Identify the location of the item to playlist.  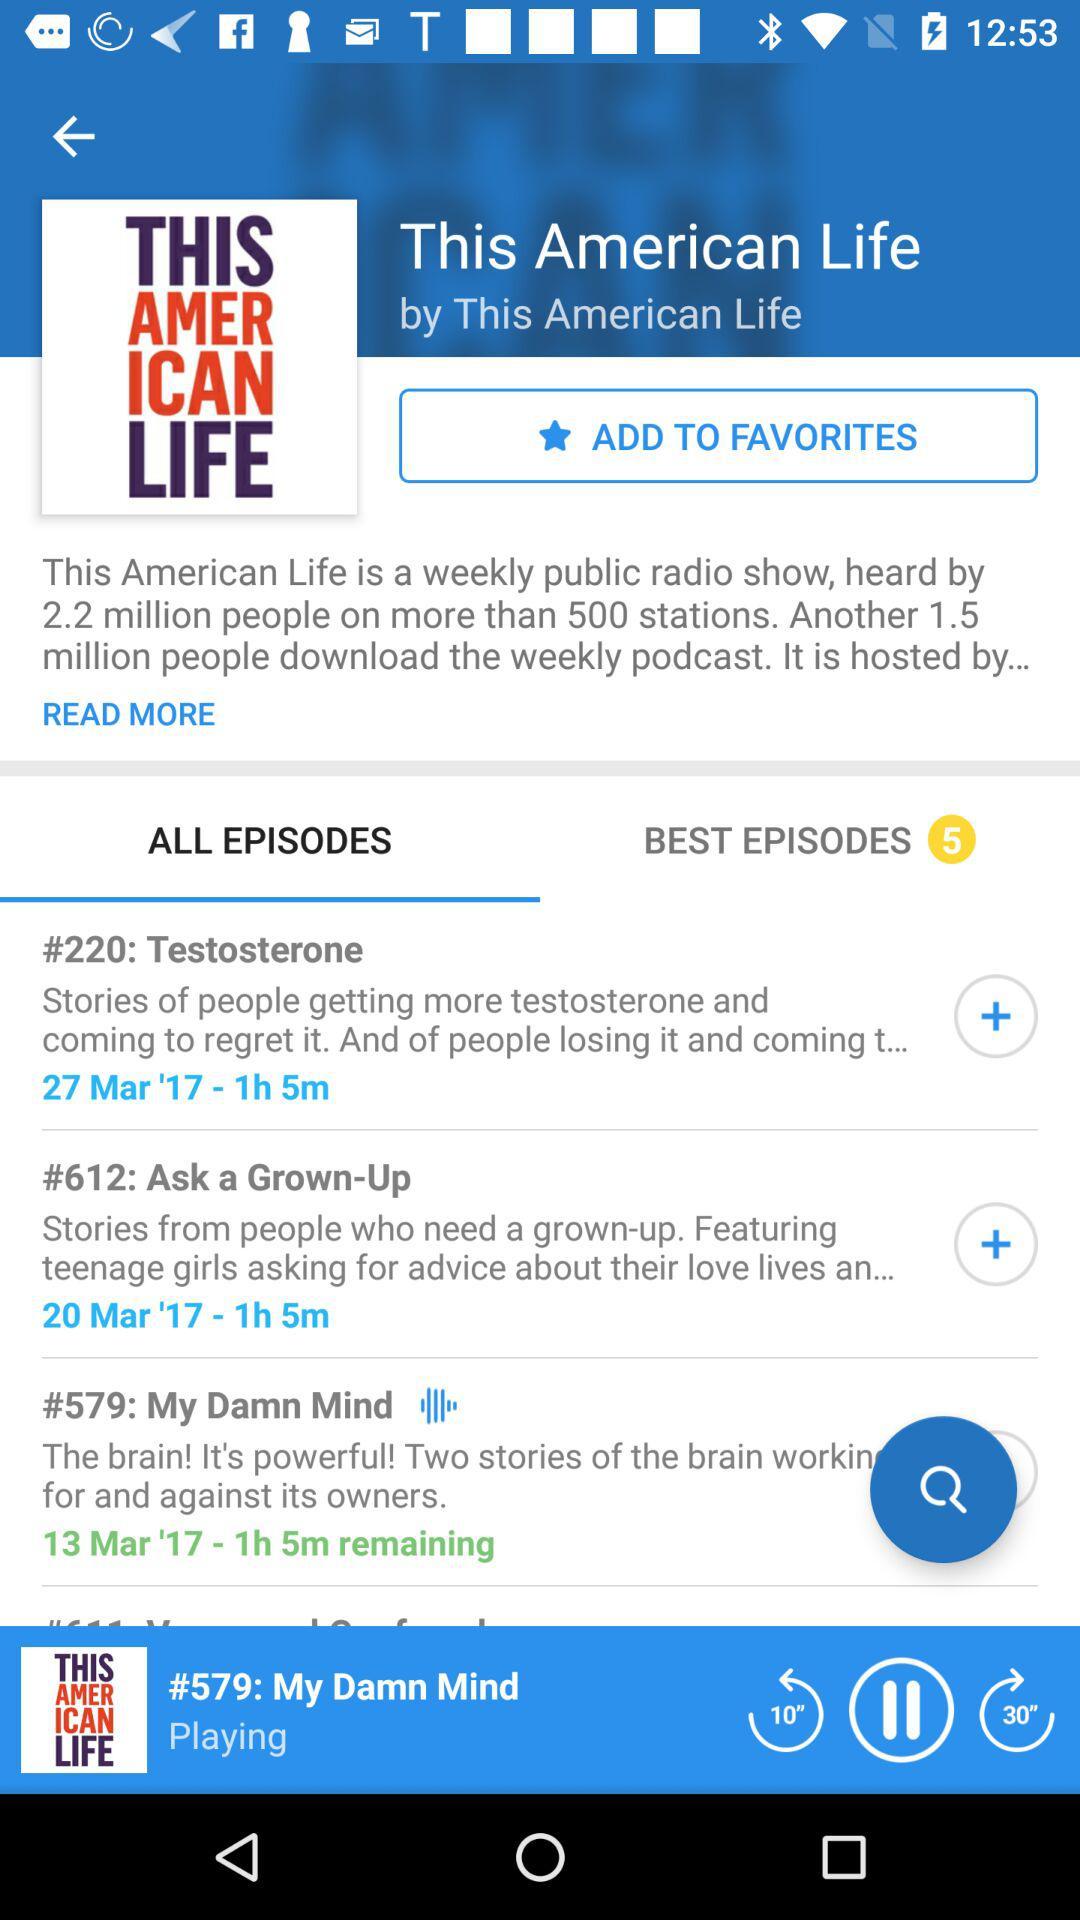
(995, 1243).